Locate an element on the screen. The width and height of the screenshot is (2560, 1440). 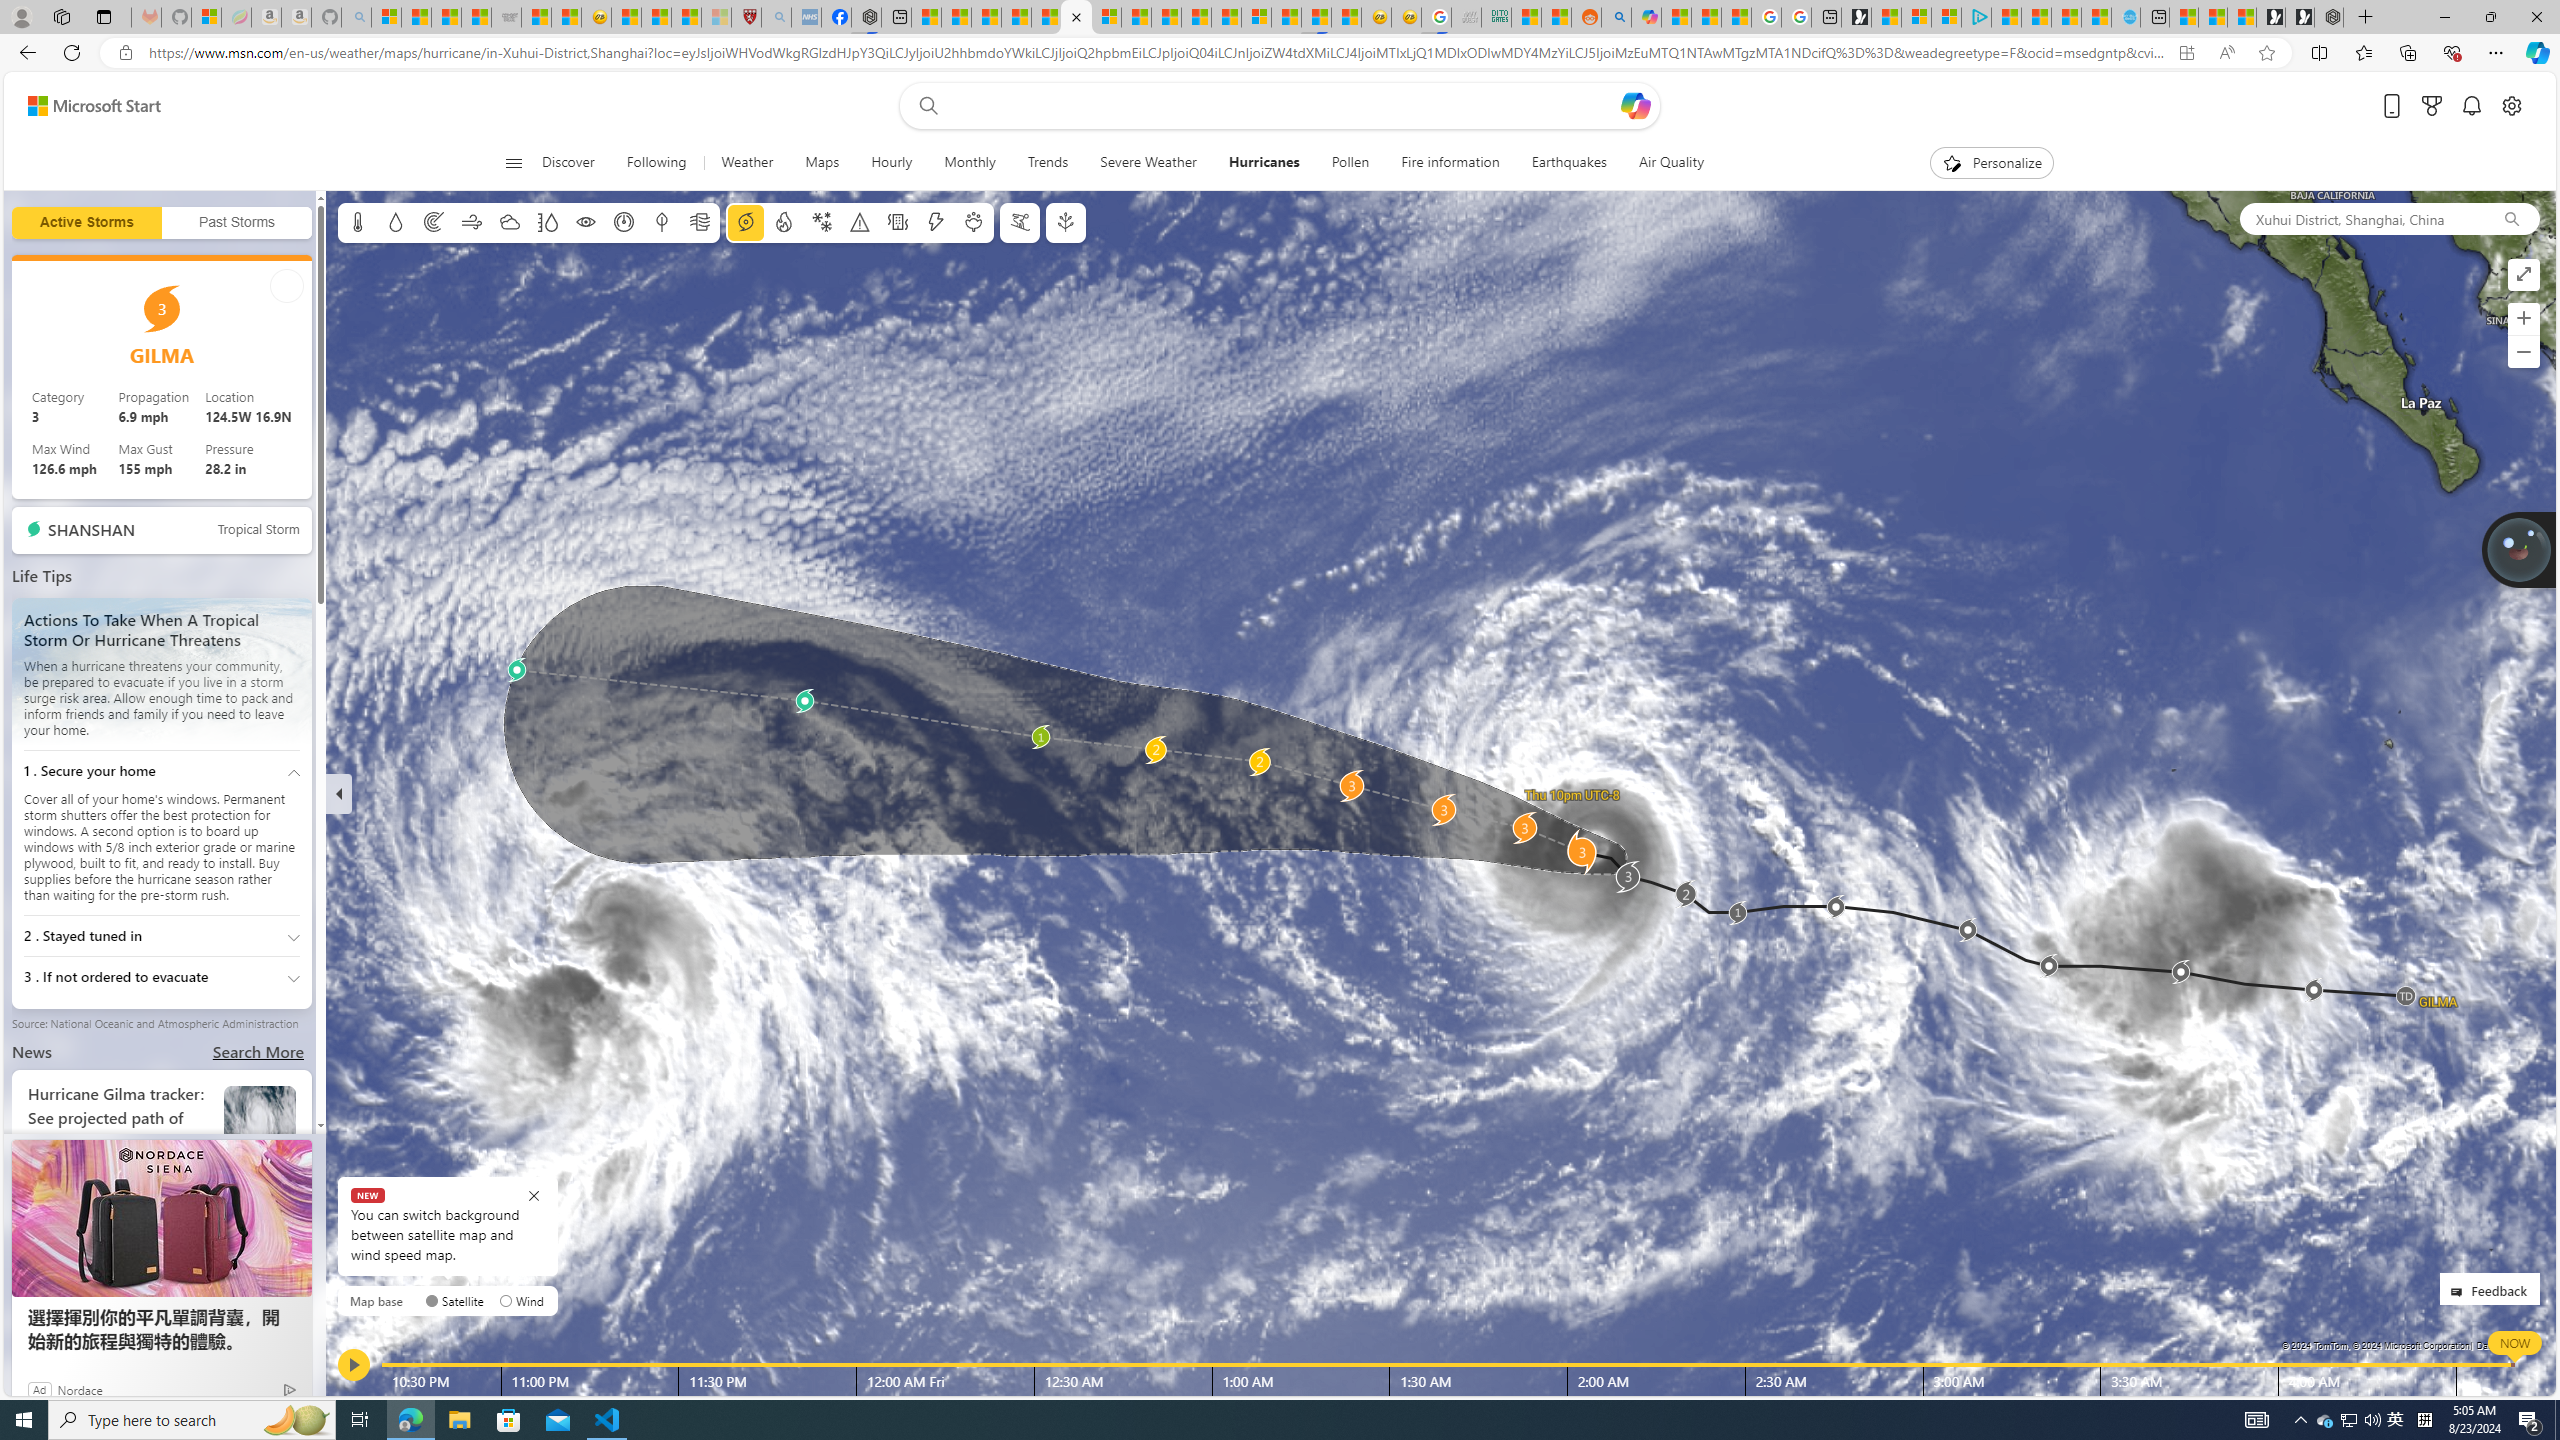
'Maps' is located at coordinates (820, 162).